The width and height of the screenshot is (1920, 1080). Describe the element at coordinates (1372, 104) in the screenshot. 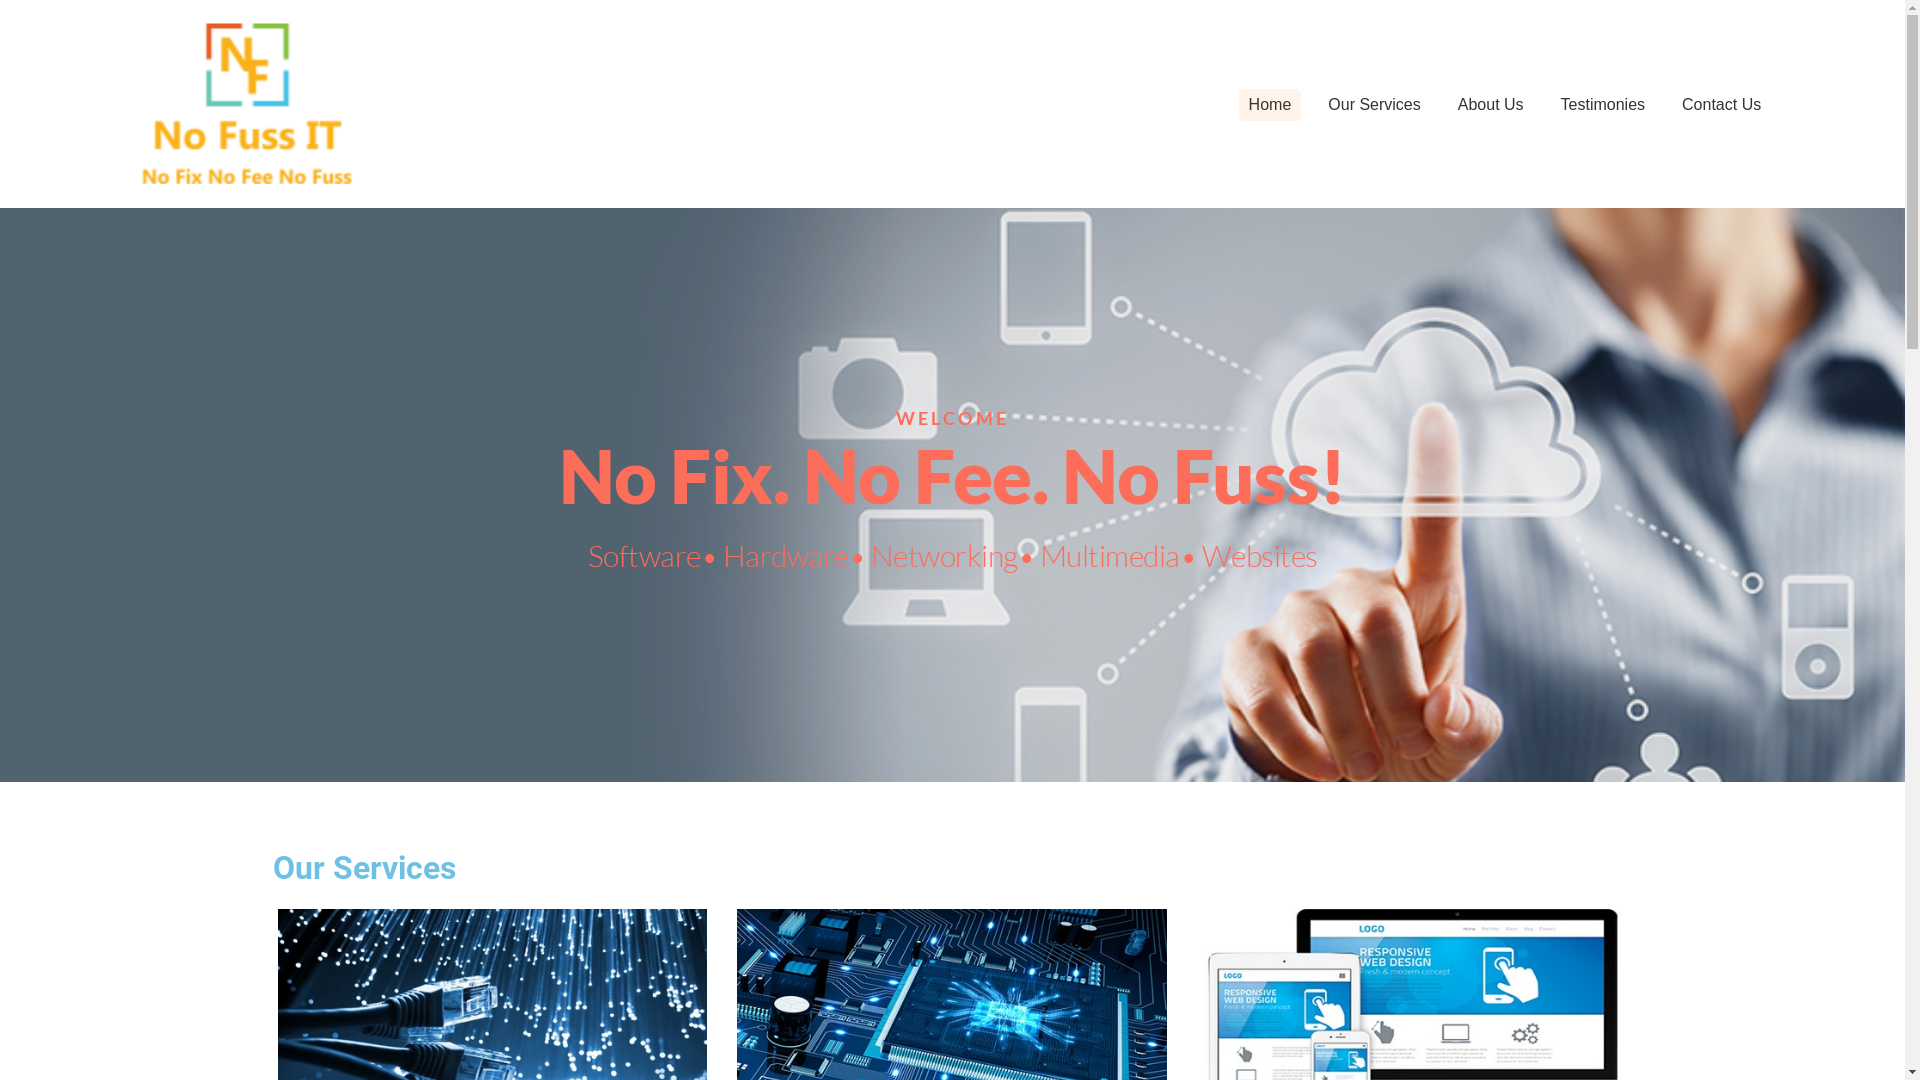

I see `'Our Services'` at that location.